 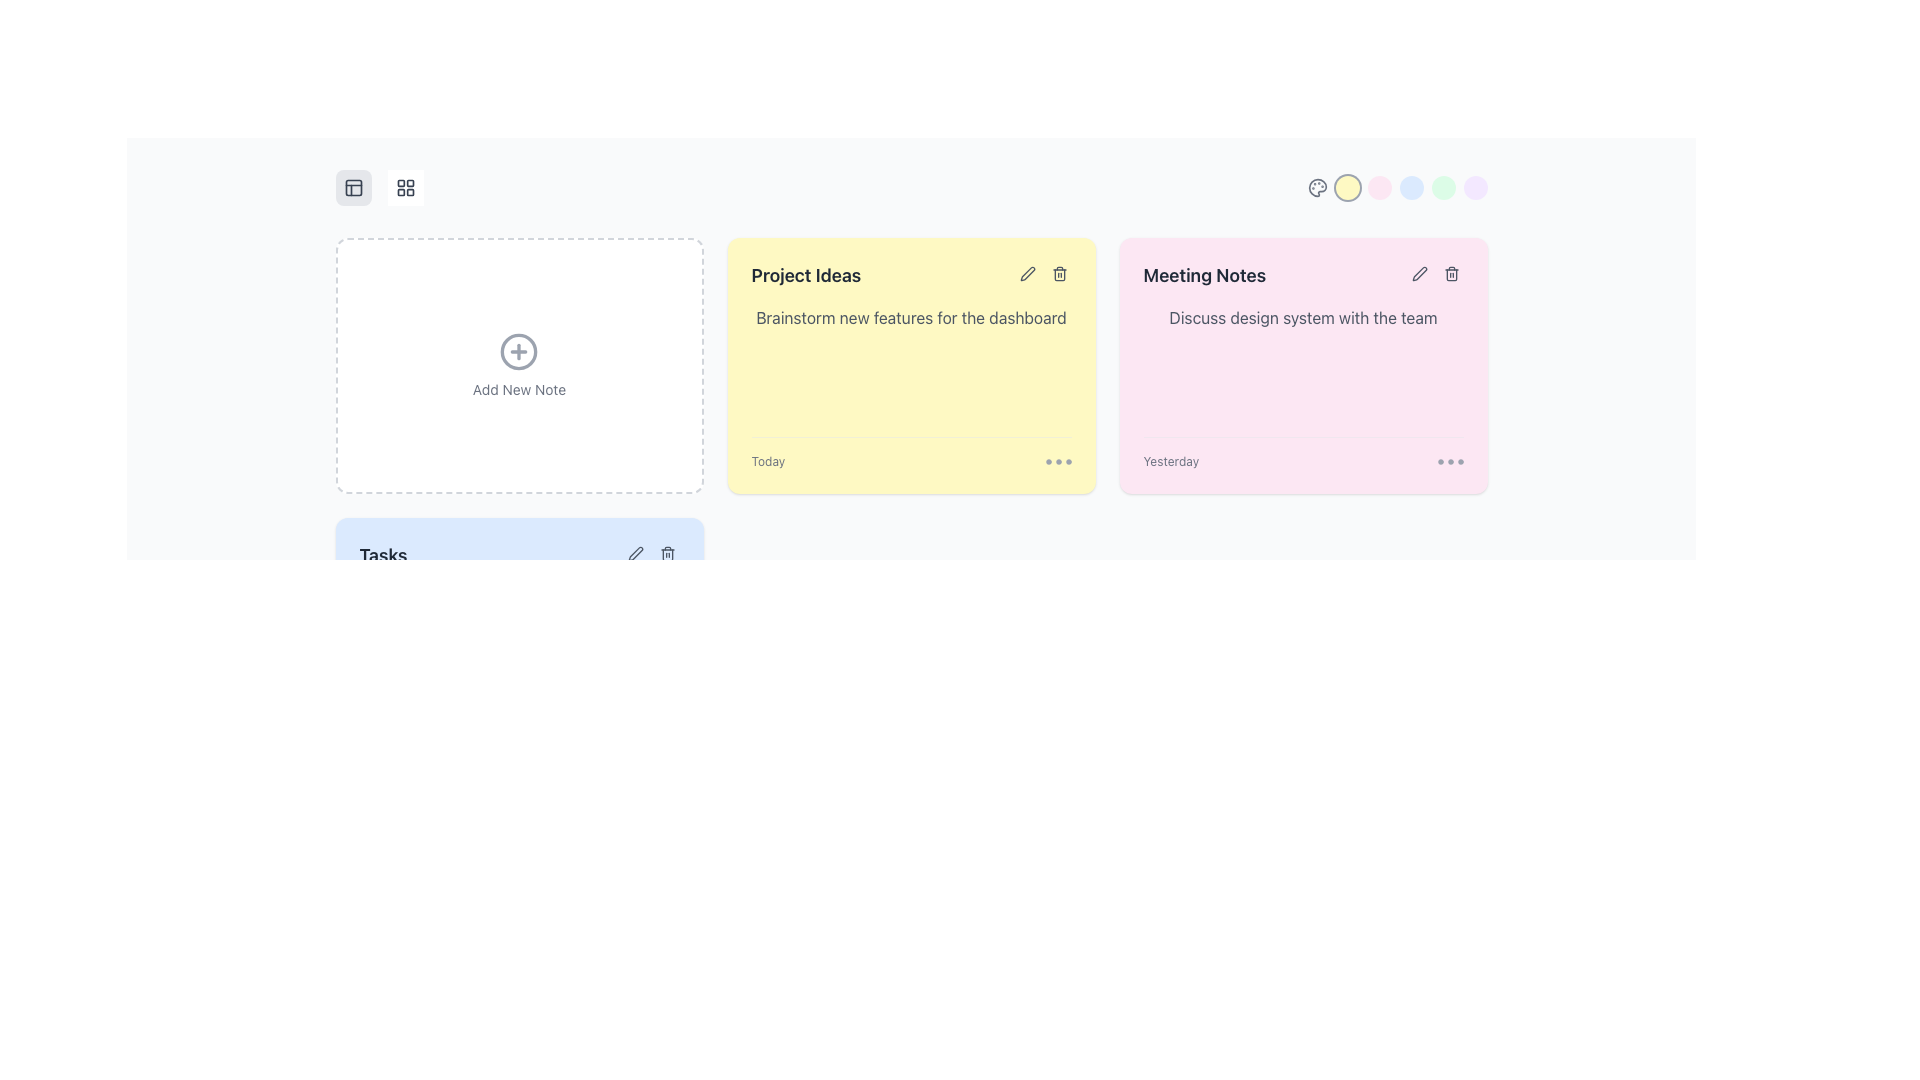 What do you see at coordinates (1347, 188) in the screenshot?
I see `the circular button with a yellow background and gray outline located in the top-right corner, second from the left, for interaction` at bounding box center [1347, 188].